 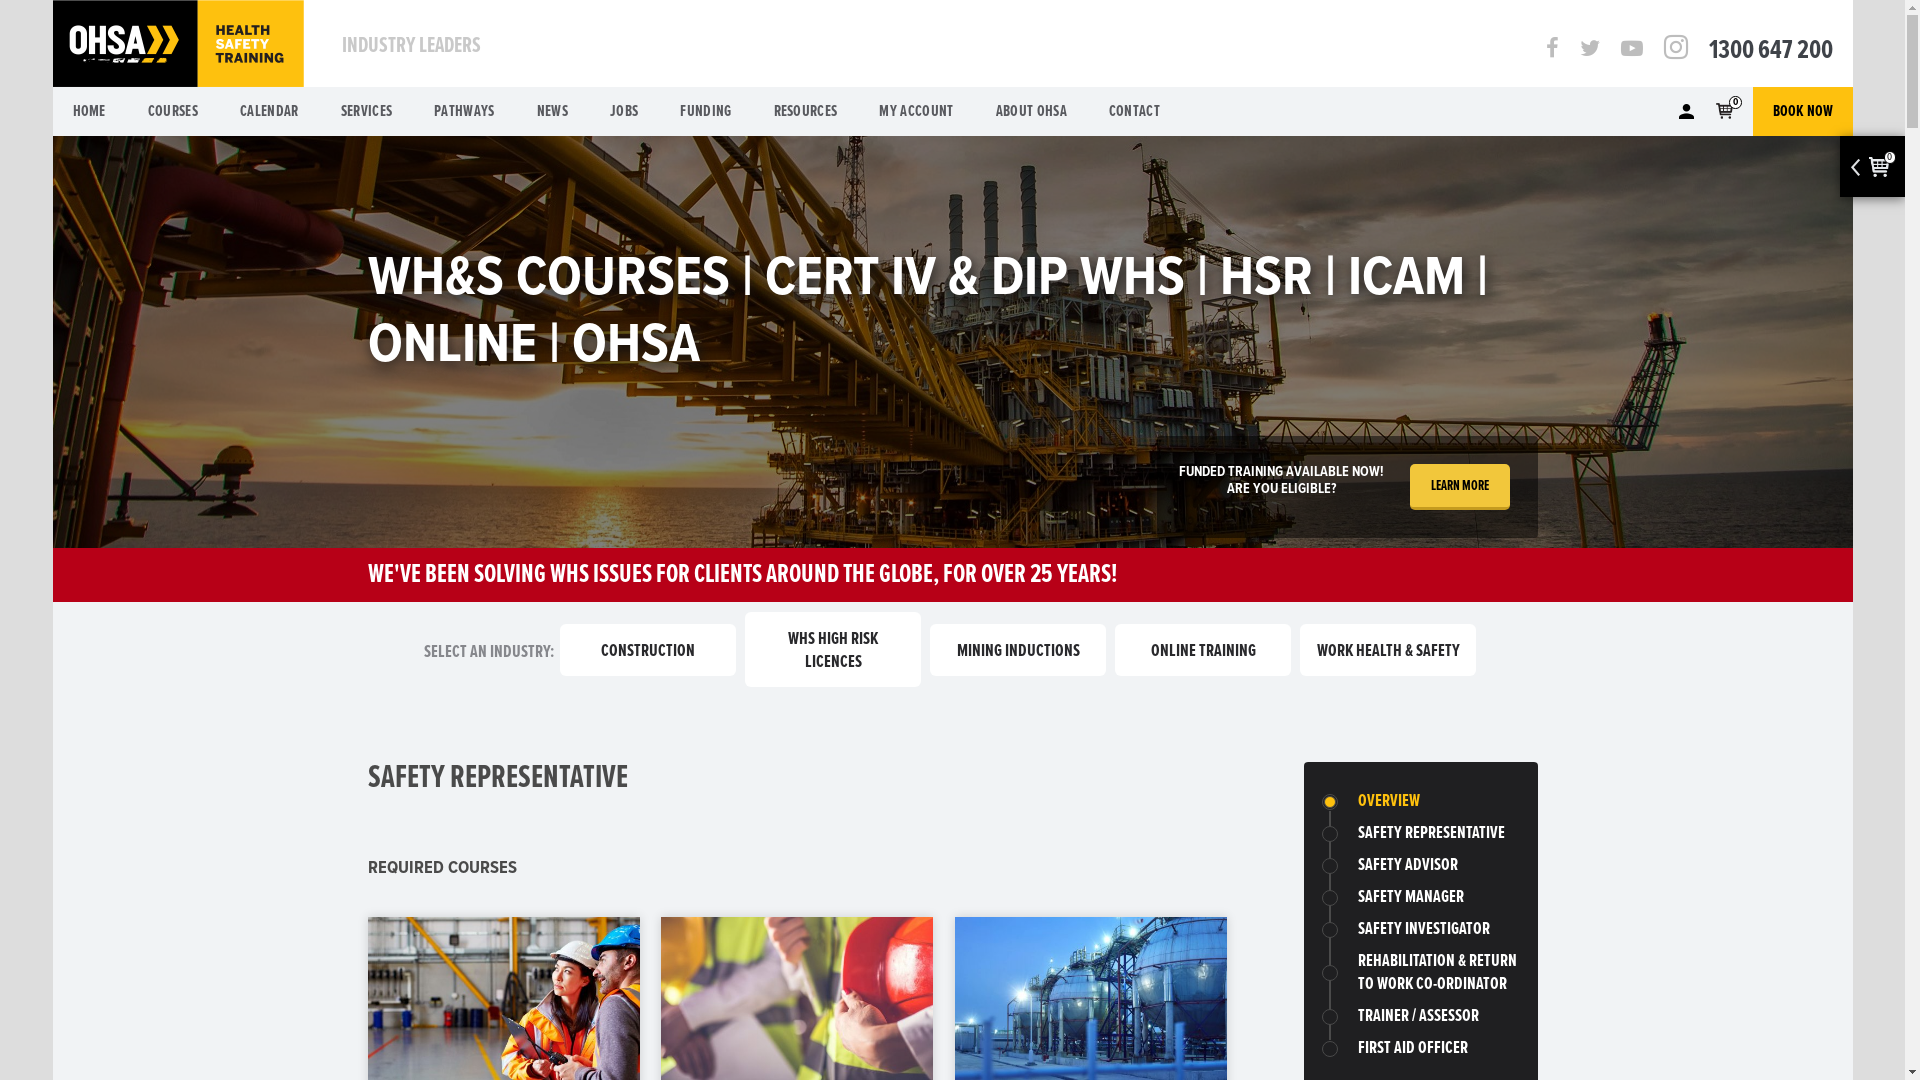 I want to click on 'SERVICES', so click(x=340, y=111).